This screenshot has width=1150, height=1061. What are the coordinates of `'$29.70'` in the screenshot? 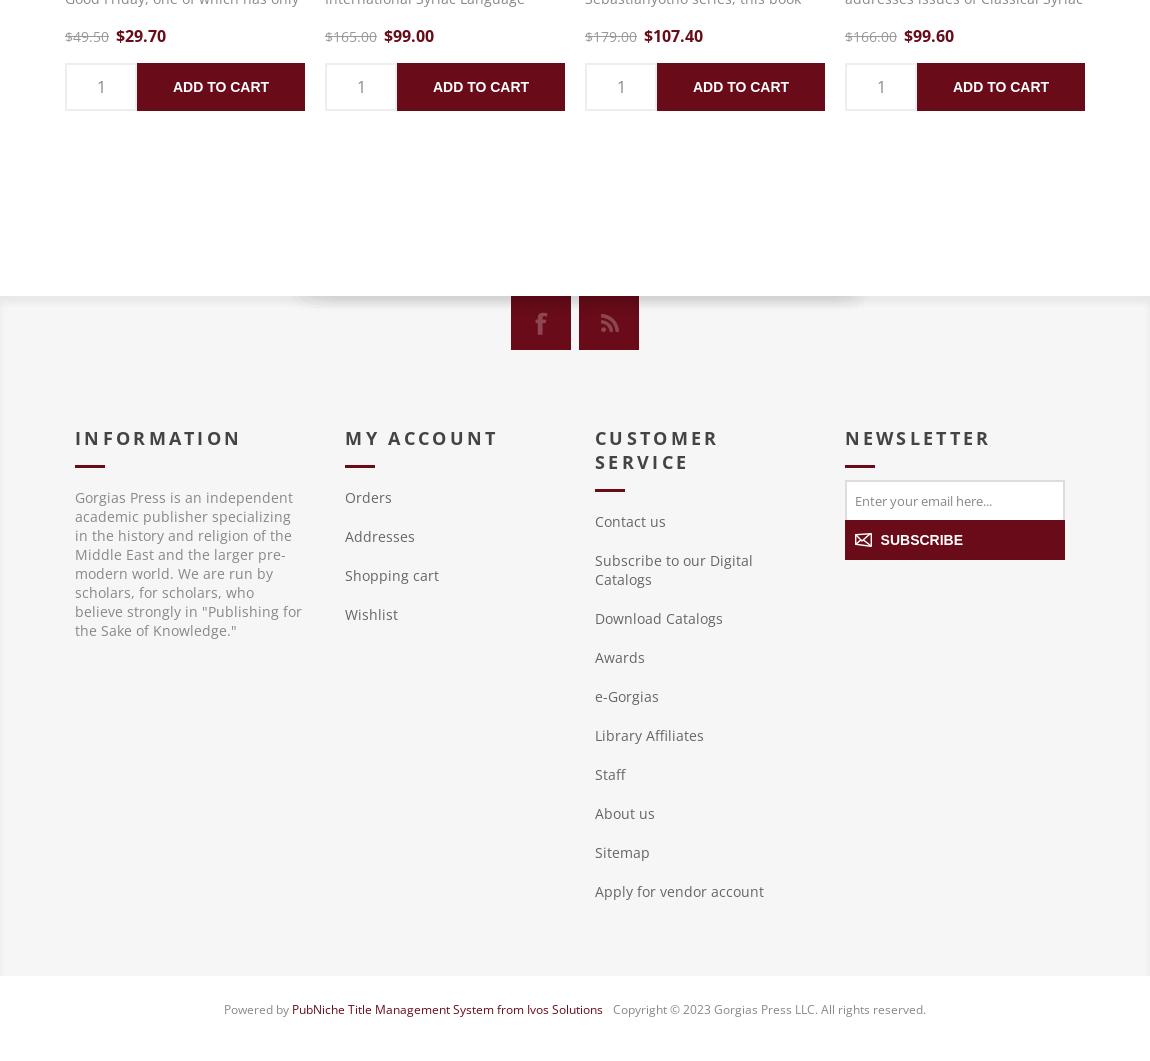 It's located at (139, 35).